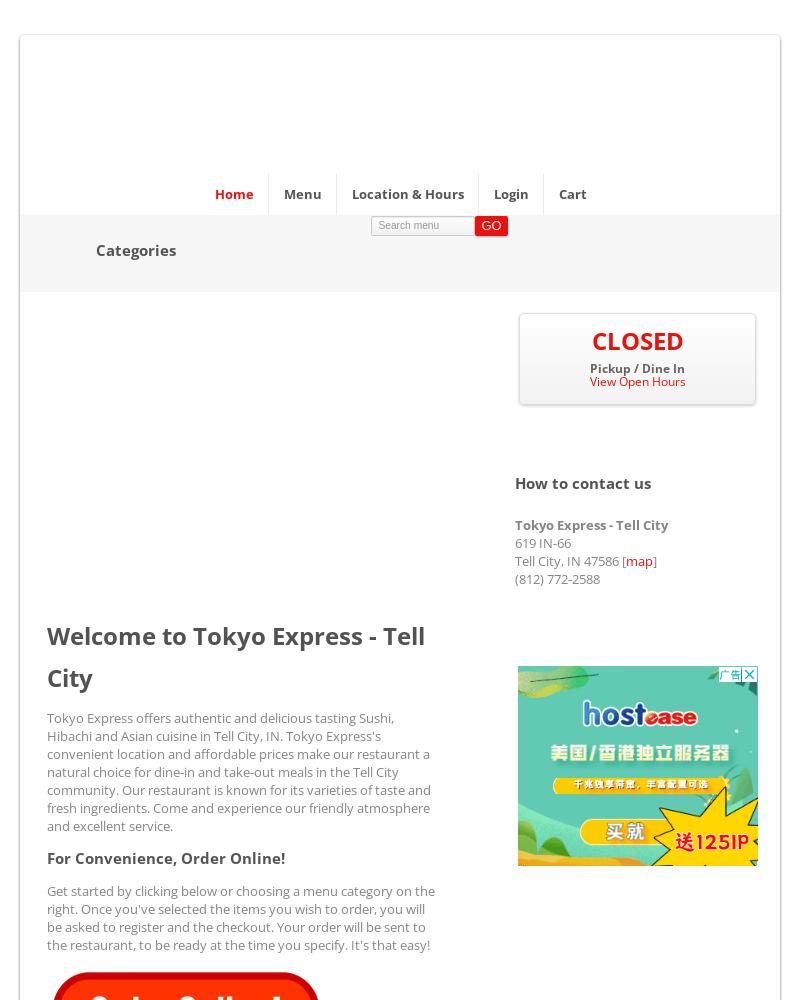 This screenshot has height=1000, width=800. What do you see at coordinates (166, 856) in the screenshot?
I see `'For Convenience, Order Online!'` at bounding box center [166, 856].